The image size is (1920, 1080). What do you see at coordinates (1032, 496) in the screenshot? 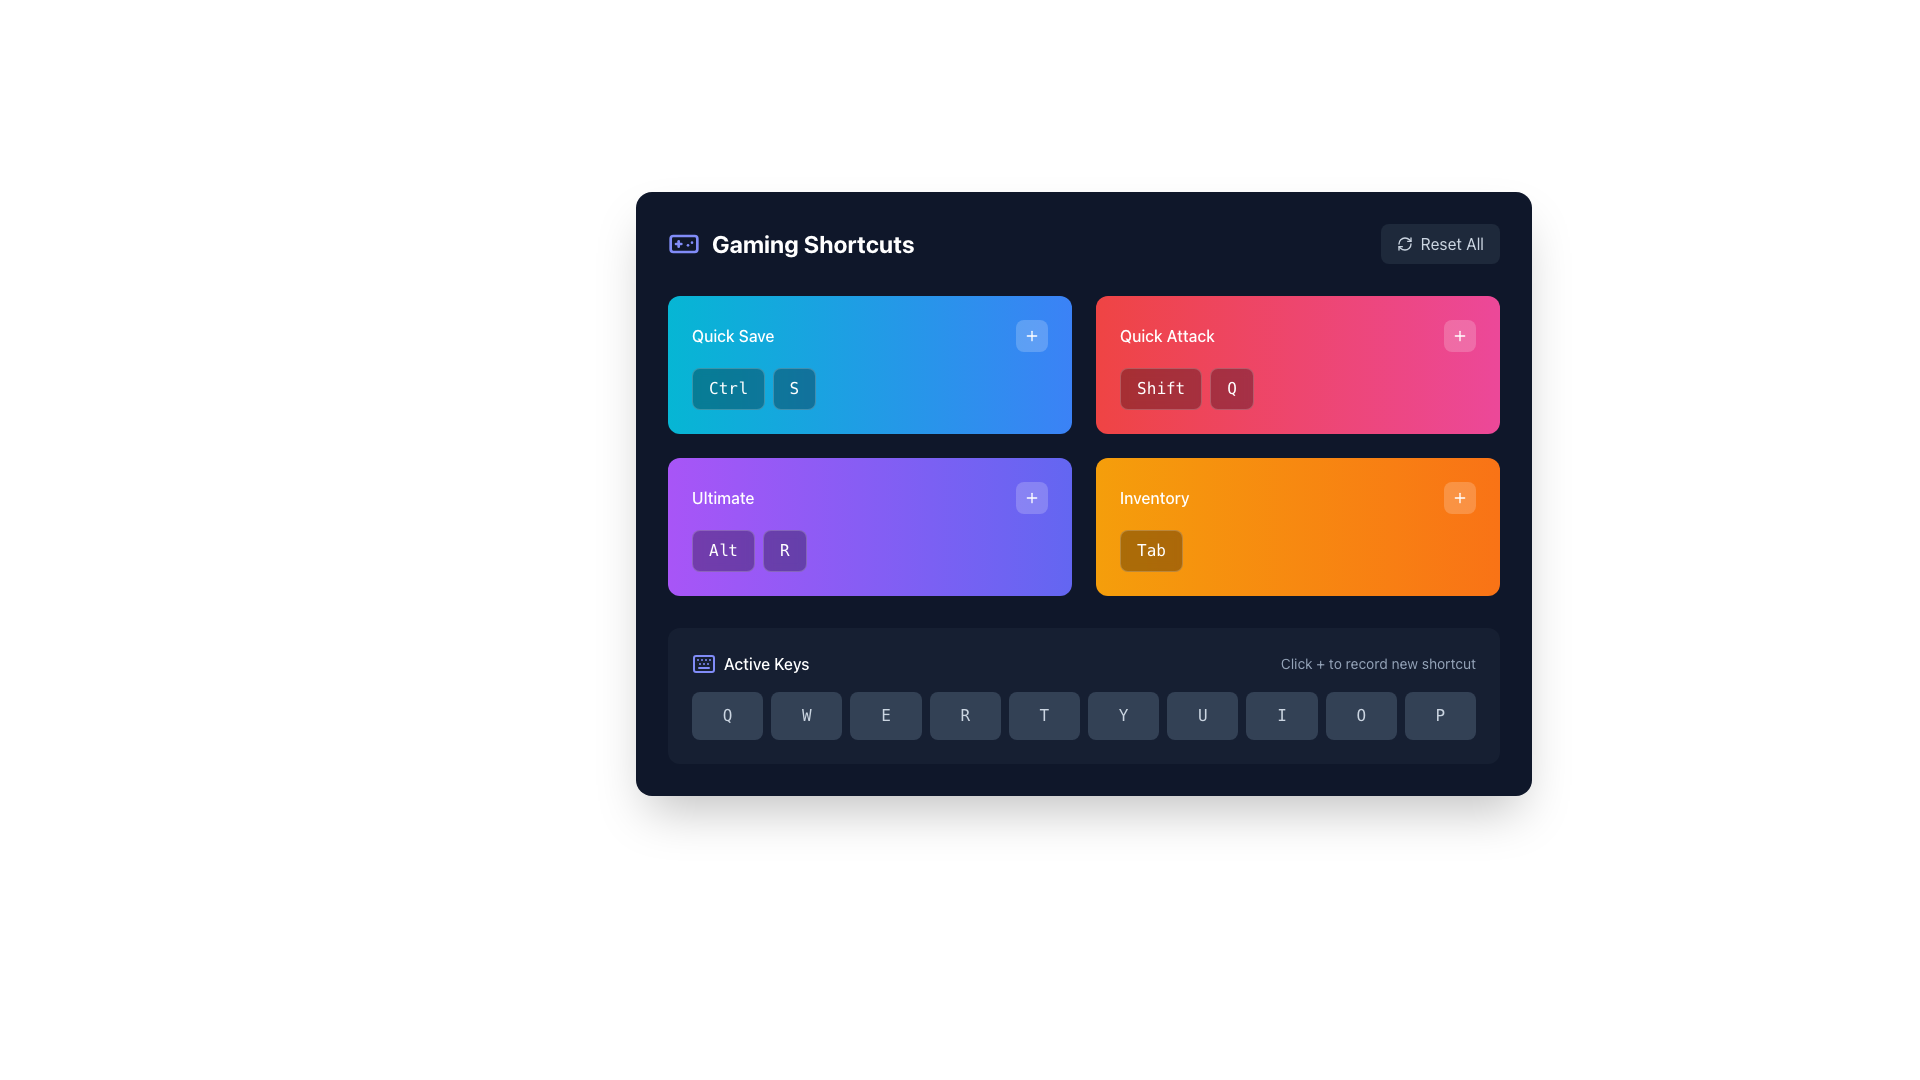
I see `the small circular button with a '+' icon, located at the top-right corner inside the 'Ultimate' shortcut box, to observe the hover effect` at bounding box center [1032, 496].